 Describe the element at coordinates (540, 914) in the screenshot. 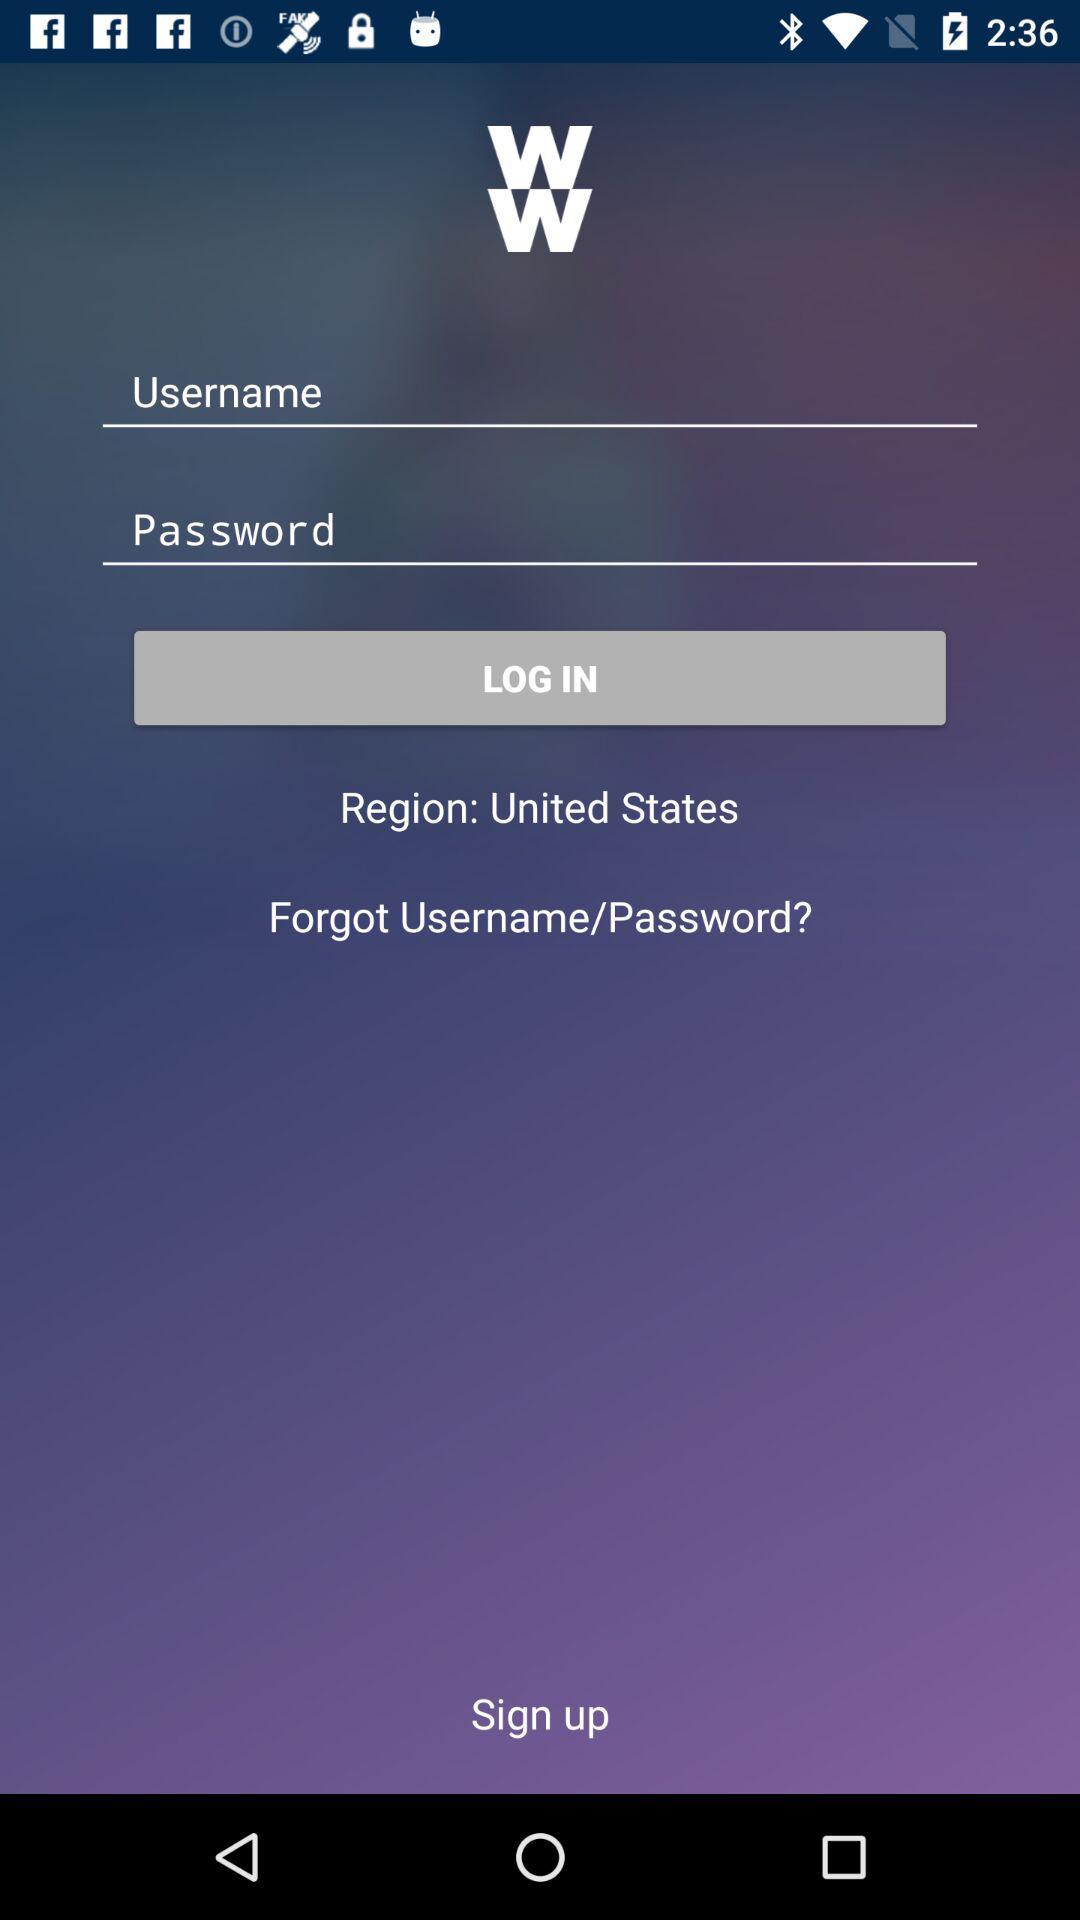

I see `forgot username/password?` at that location.